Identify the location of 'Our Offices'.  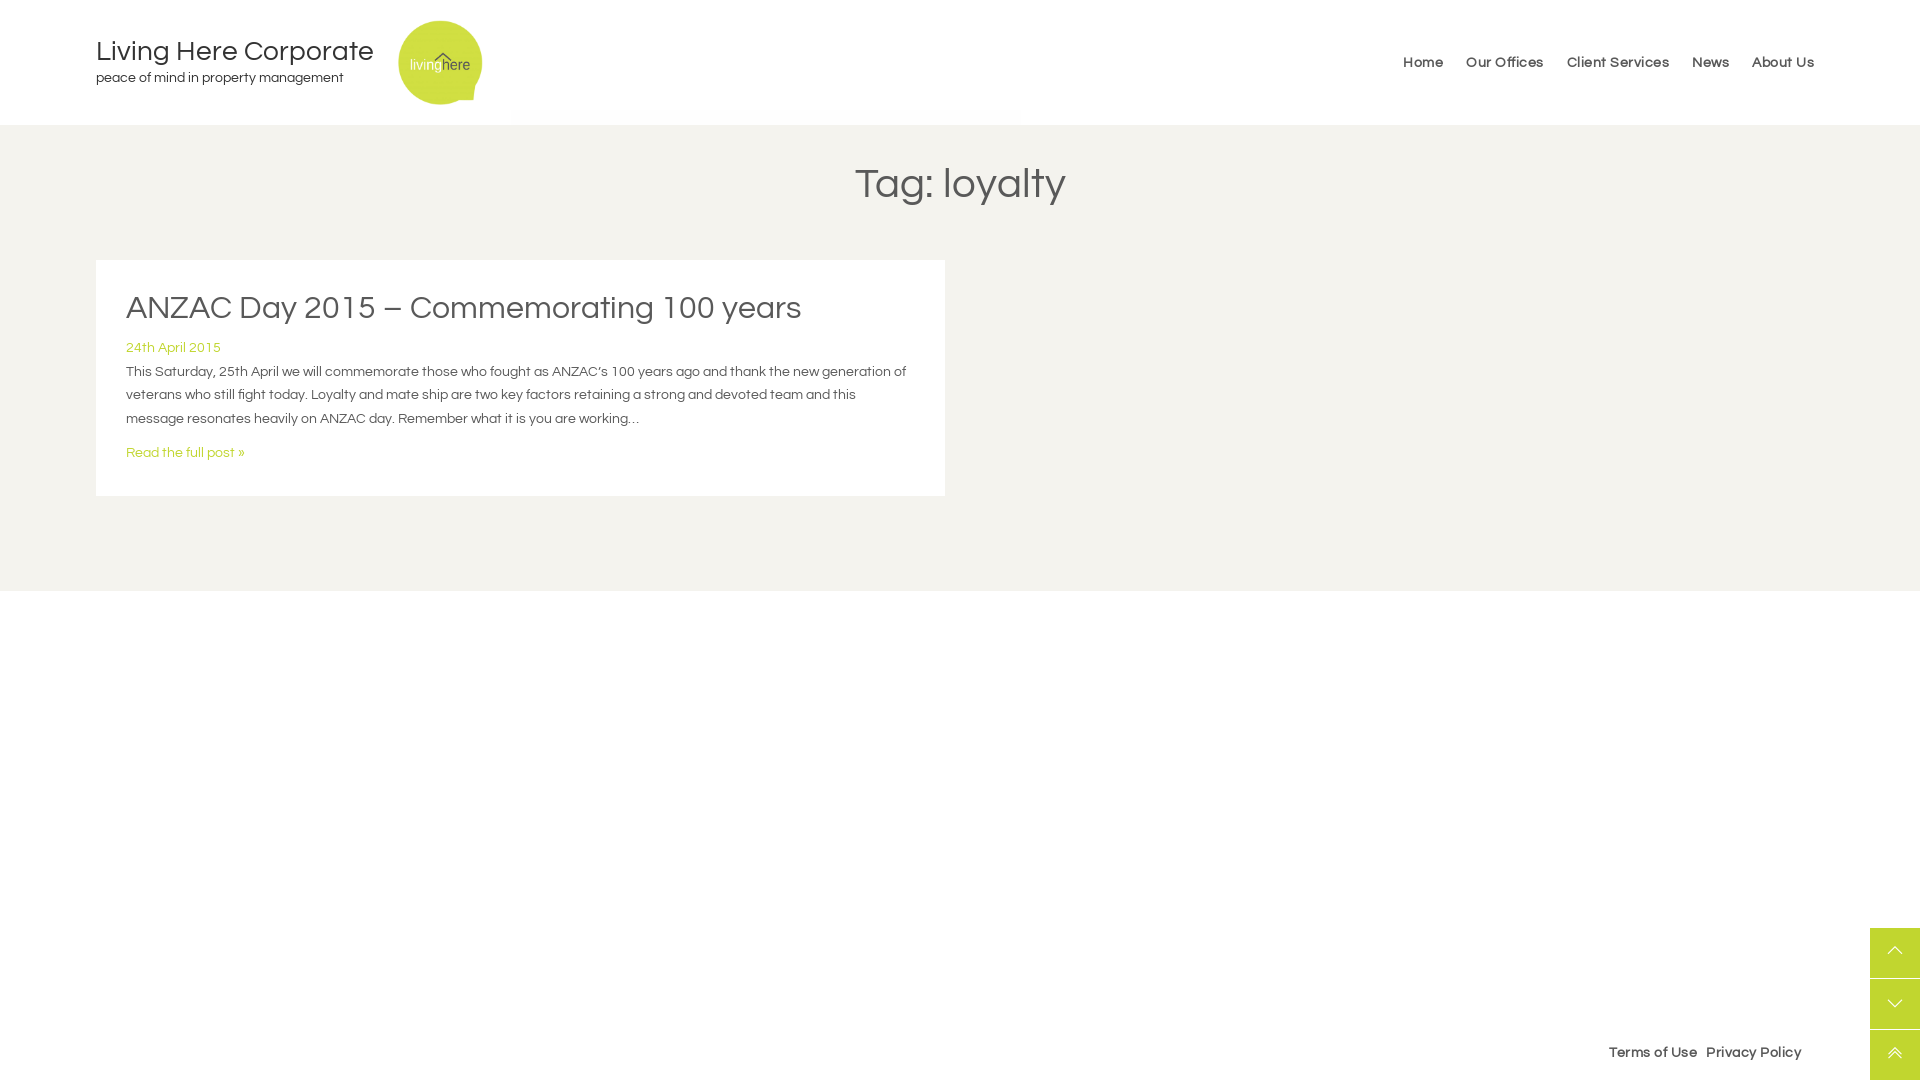
(1455, 60).